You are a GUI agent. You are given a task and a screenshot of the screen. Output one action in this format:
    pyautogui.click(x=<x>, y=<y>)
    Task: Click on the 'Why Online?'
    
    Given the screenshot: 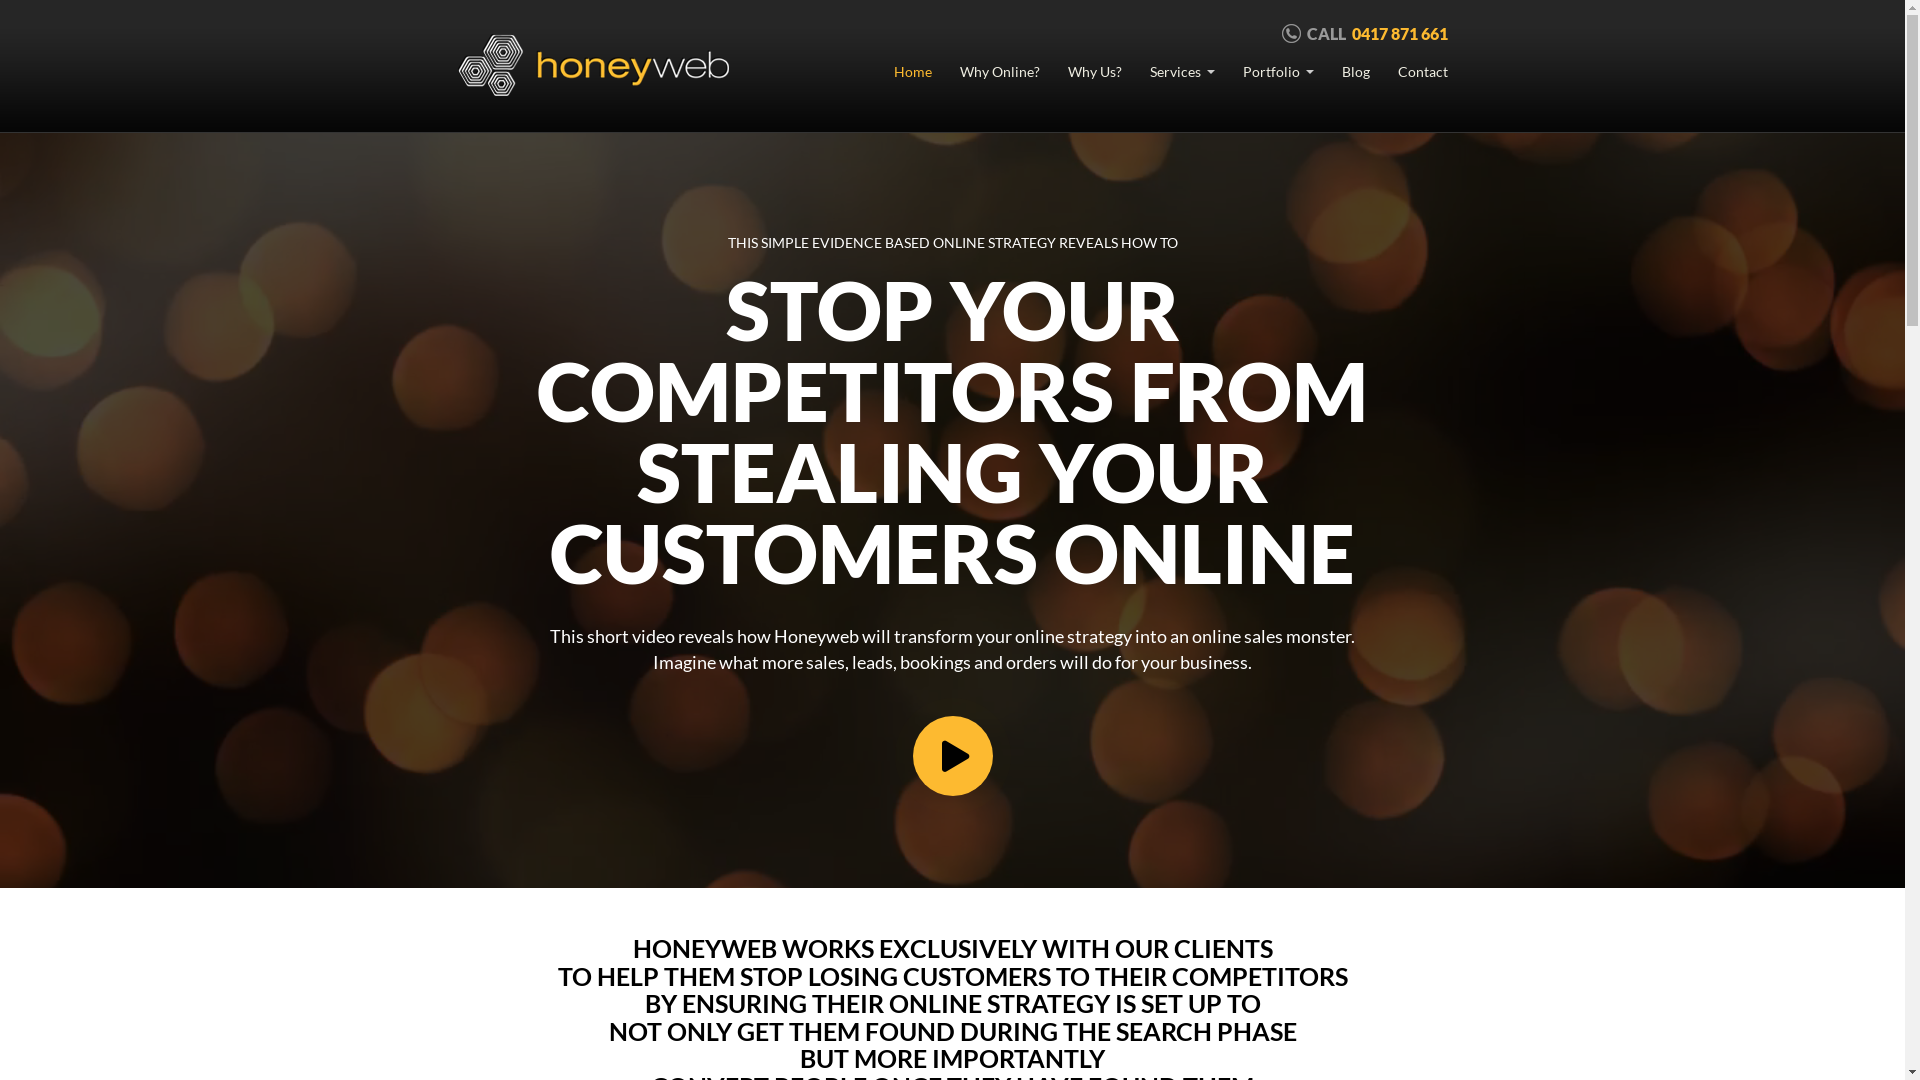 What is the action you would take?
    pyautogui.click(x=999, y=71)
    